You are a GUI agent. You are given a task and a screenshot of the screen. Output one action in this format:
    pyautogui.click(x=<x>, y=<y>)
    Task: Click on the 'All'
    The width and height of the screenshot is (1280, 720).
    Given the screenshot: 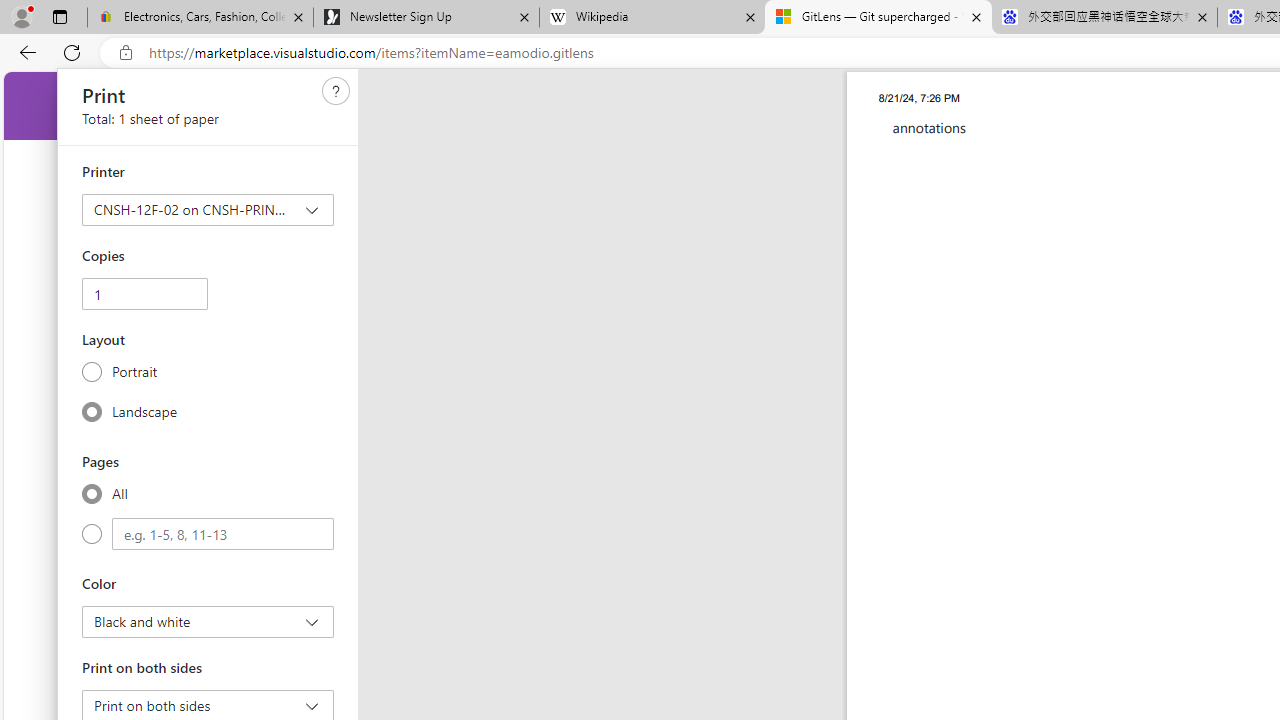 What is the action you would take?
    pyautogui.click(x=91, y=493)
    